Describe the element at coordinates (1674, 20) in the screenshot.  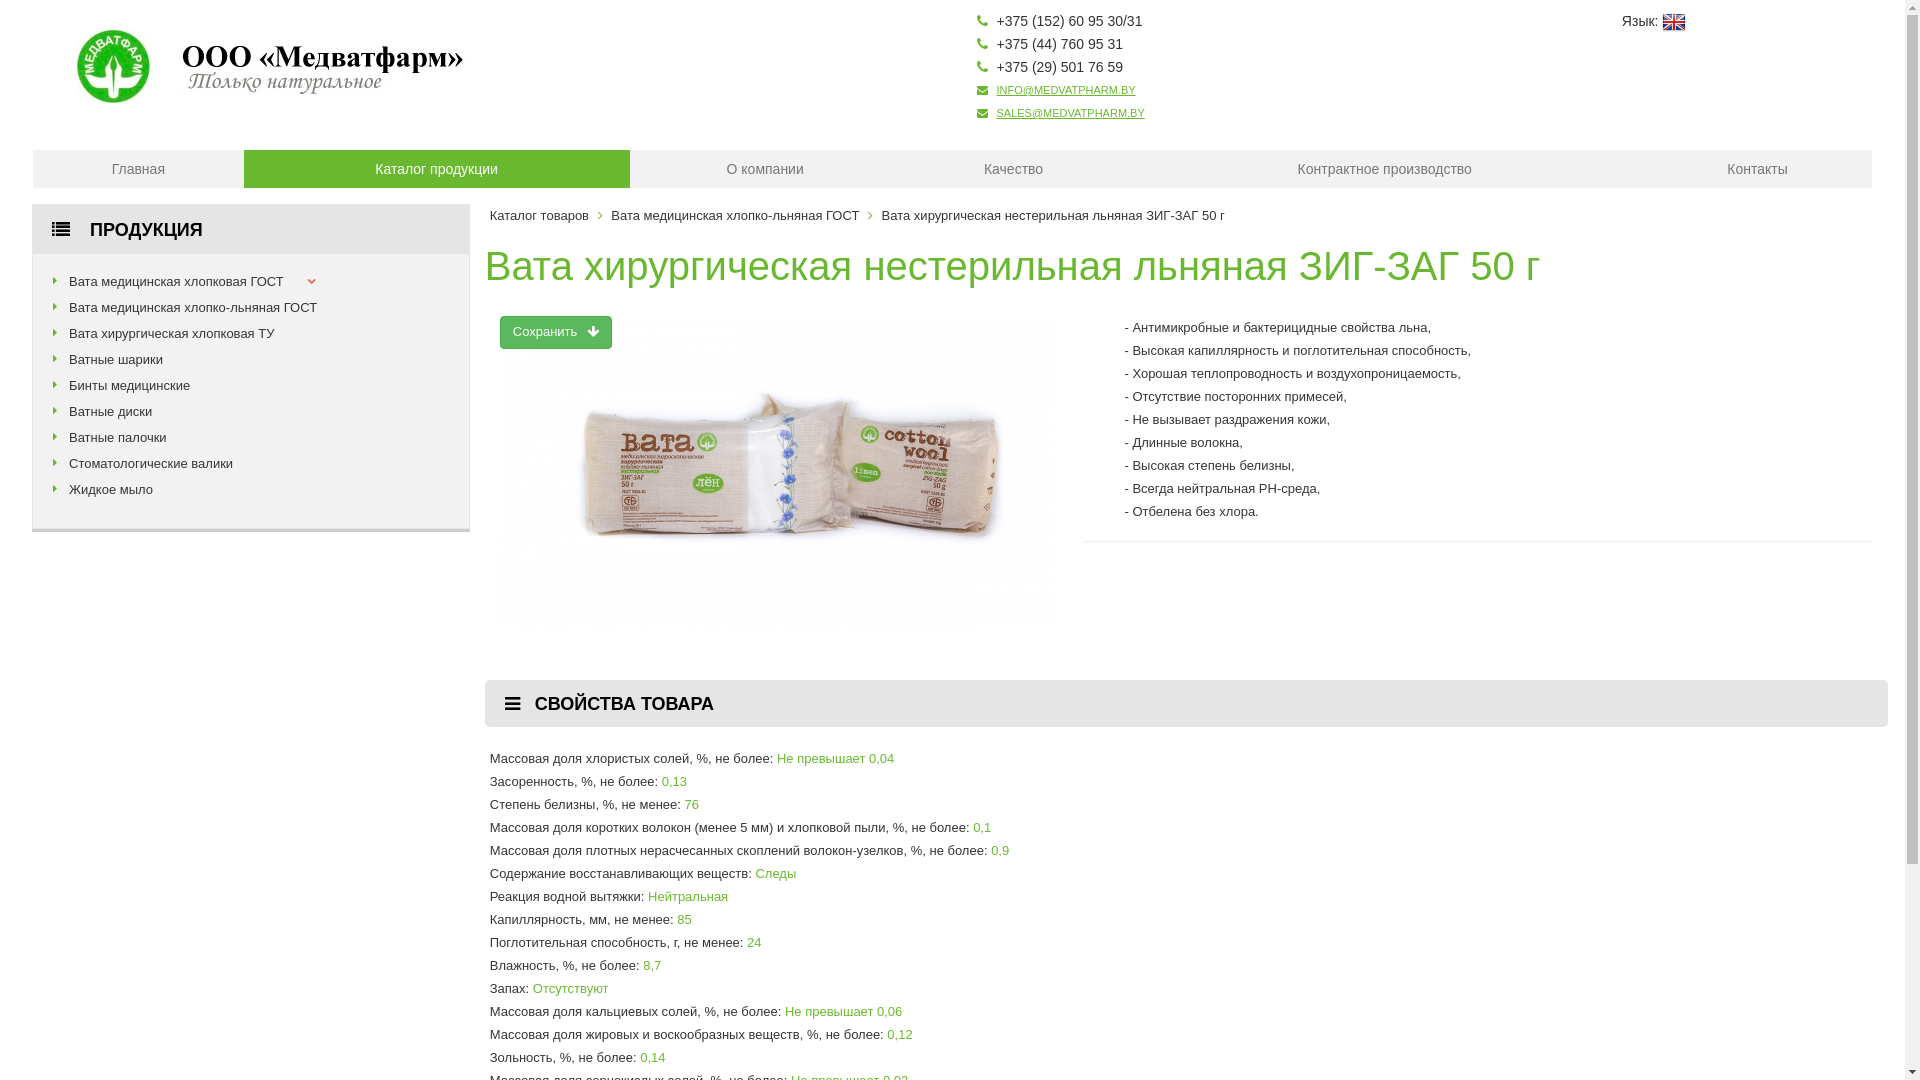
I see `'English'` at that location.